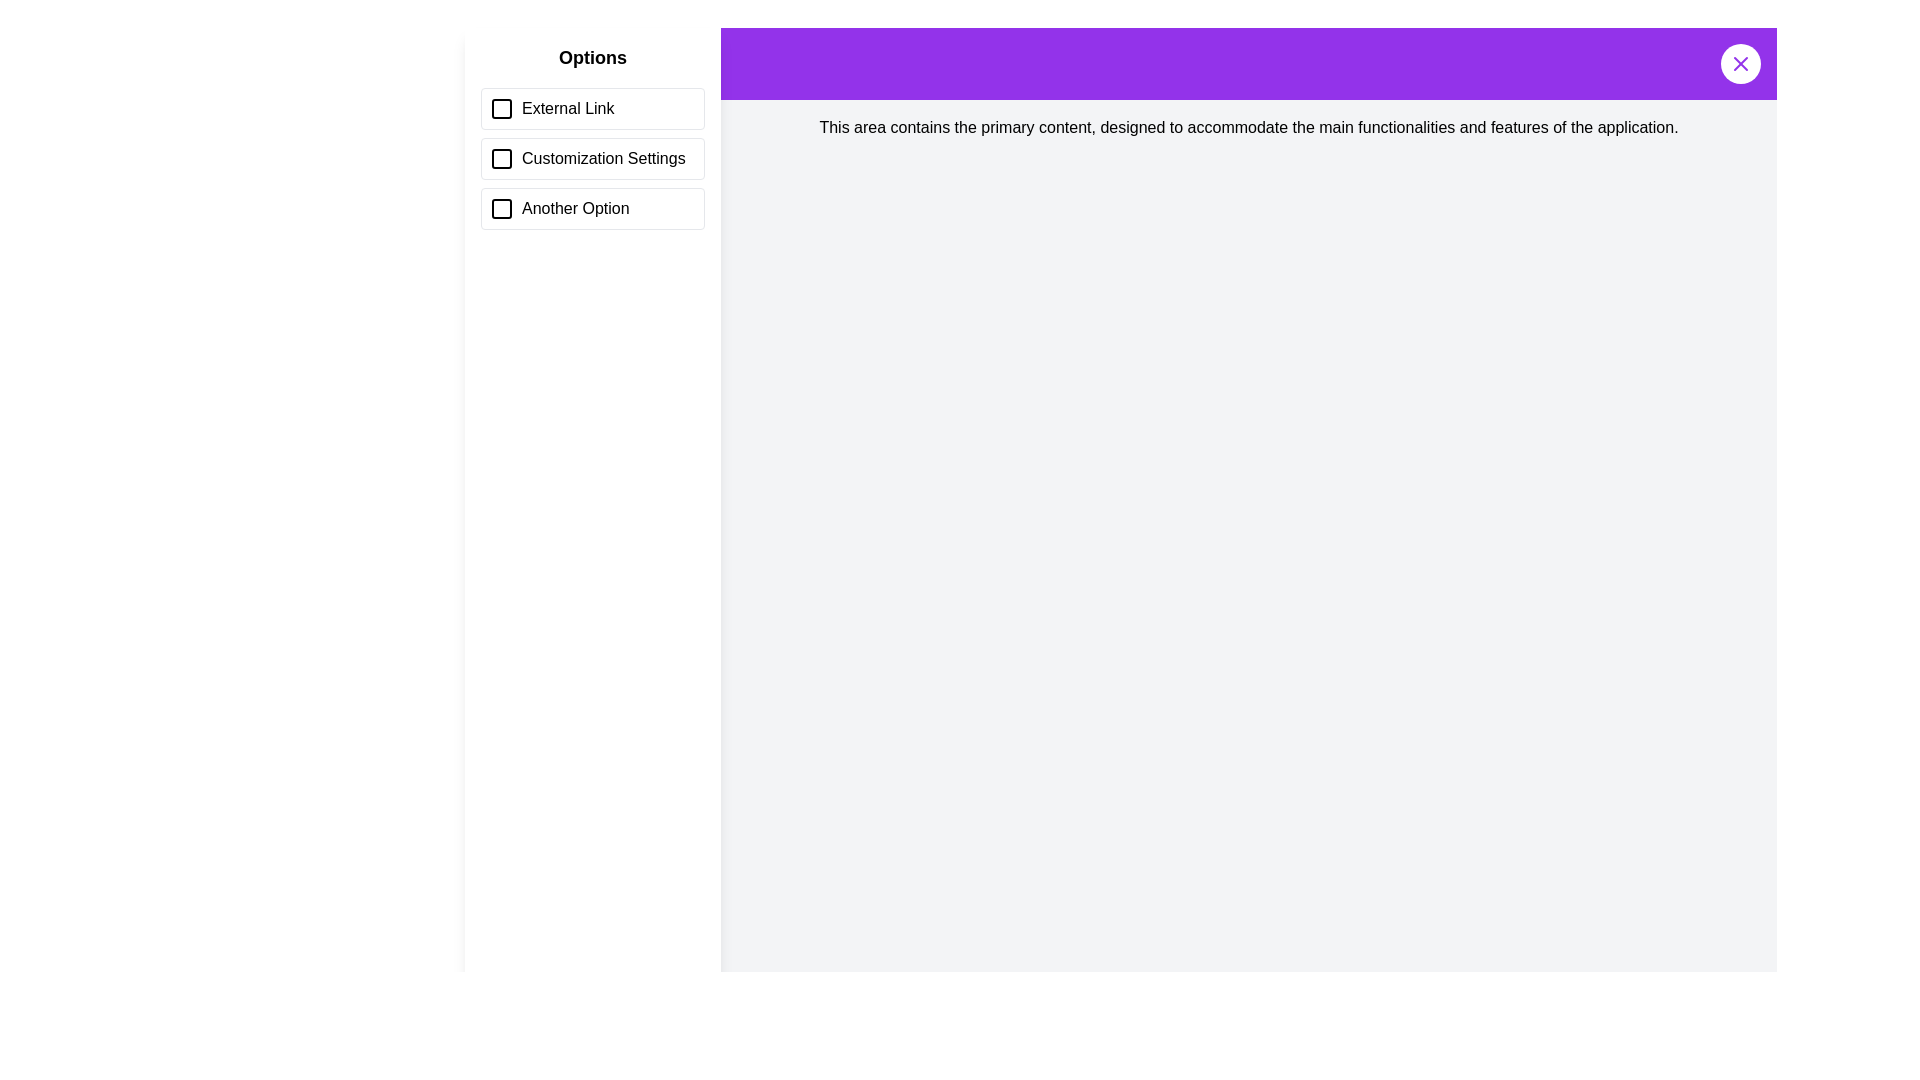 The height and width of the screenshot is (1080, 1920). What do you see at coordinates (502, 157) in the screenshot?
I see `the small black square icon with a hollow center, located to the left of 'Customization Settings'` at bounding box center [502, 157].